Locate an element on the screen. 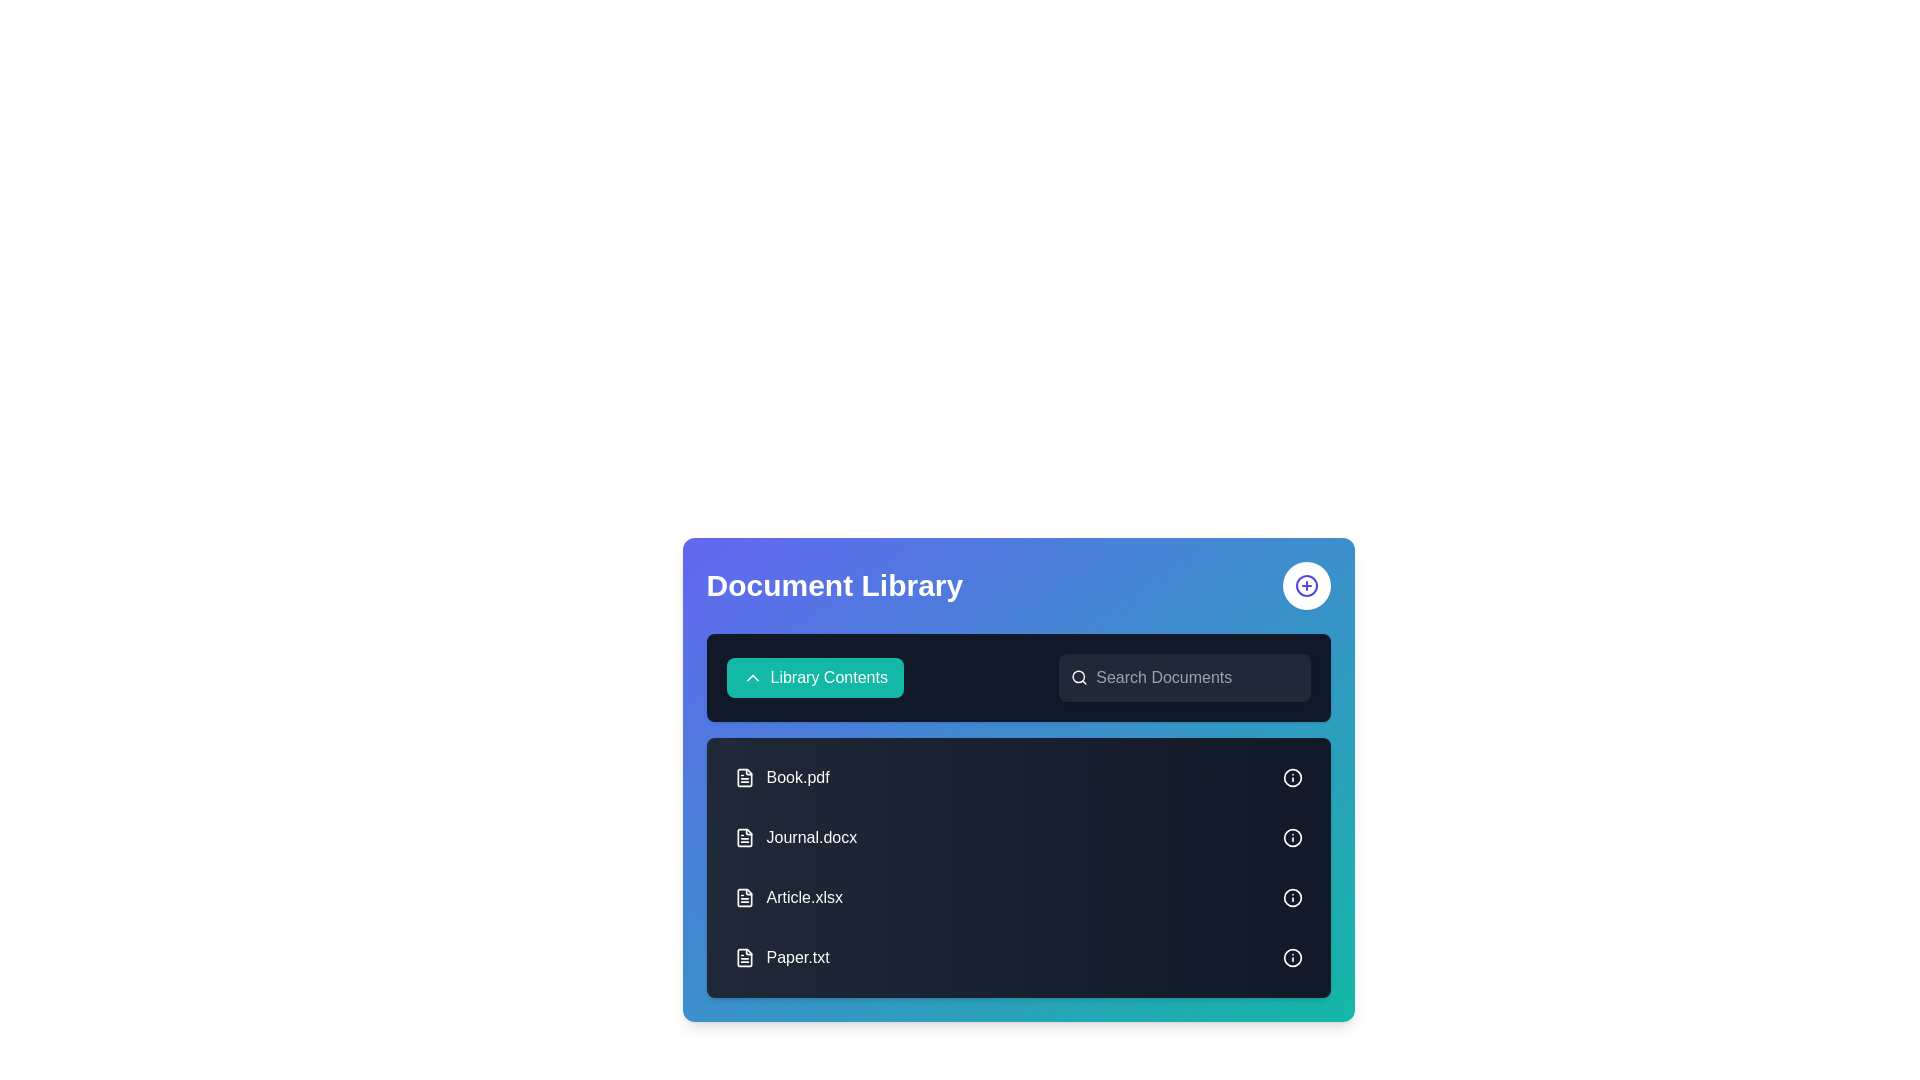  the info icon indicator in the rightmost column of the list item for 'Paper.txt' in the document list section is located at coordinates (1292, 956).